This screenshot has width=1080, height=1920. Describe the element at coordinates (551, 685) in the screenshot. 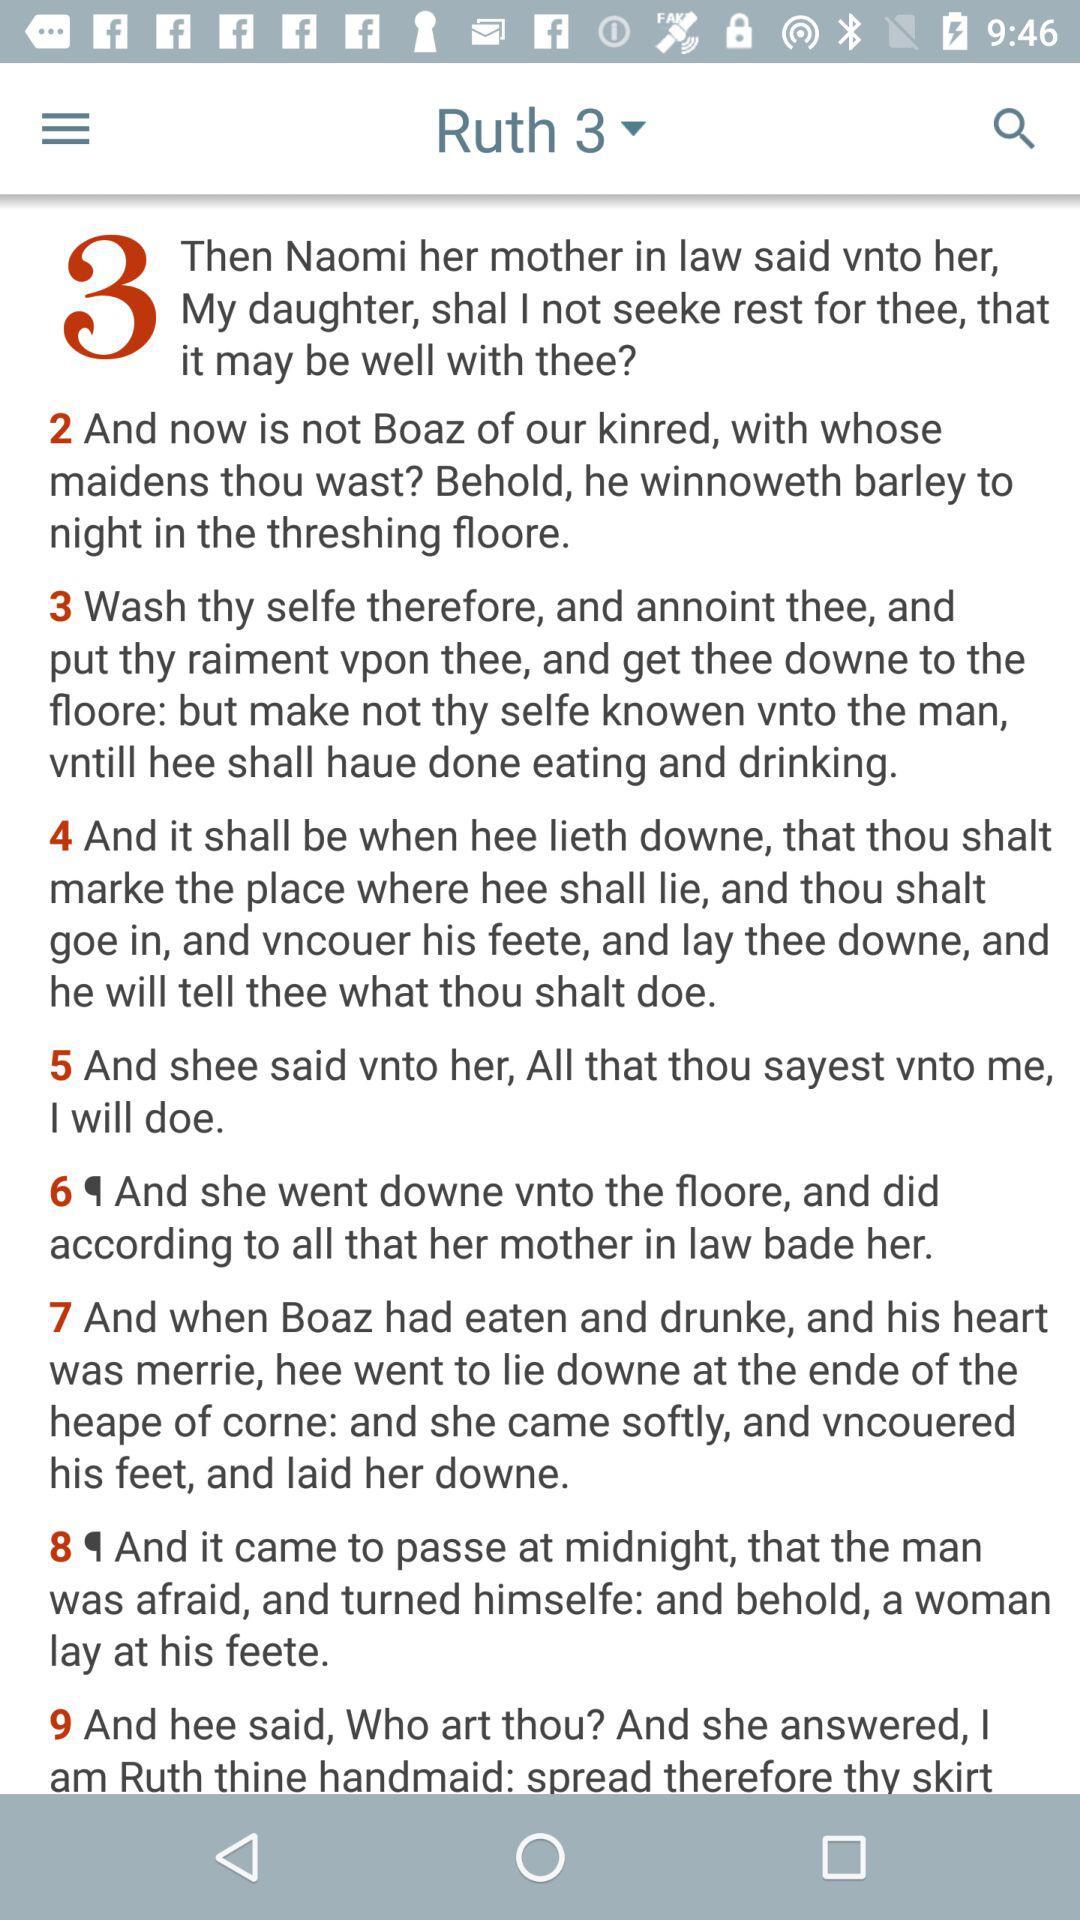

I see `icon below the 2 and now item` at that location.